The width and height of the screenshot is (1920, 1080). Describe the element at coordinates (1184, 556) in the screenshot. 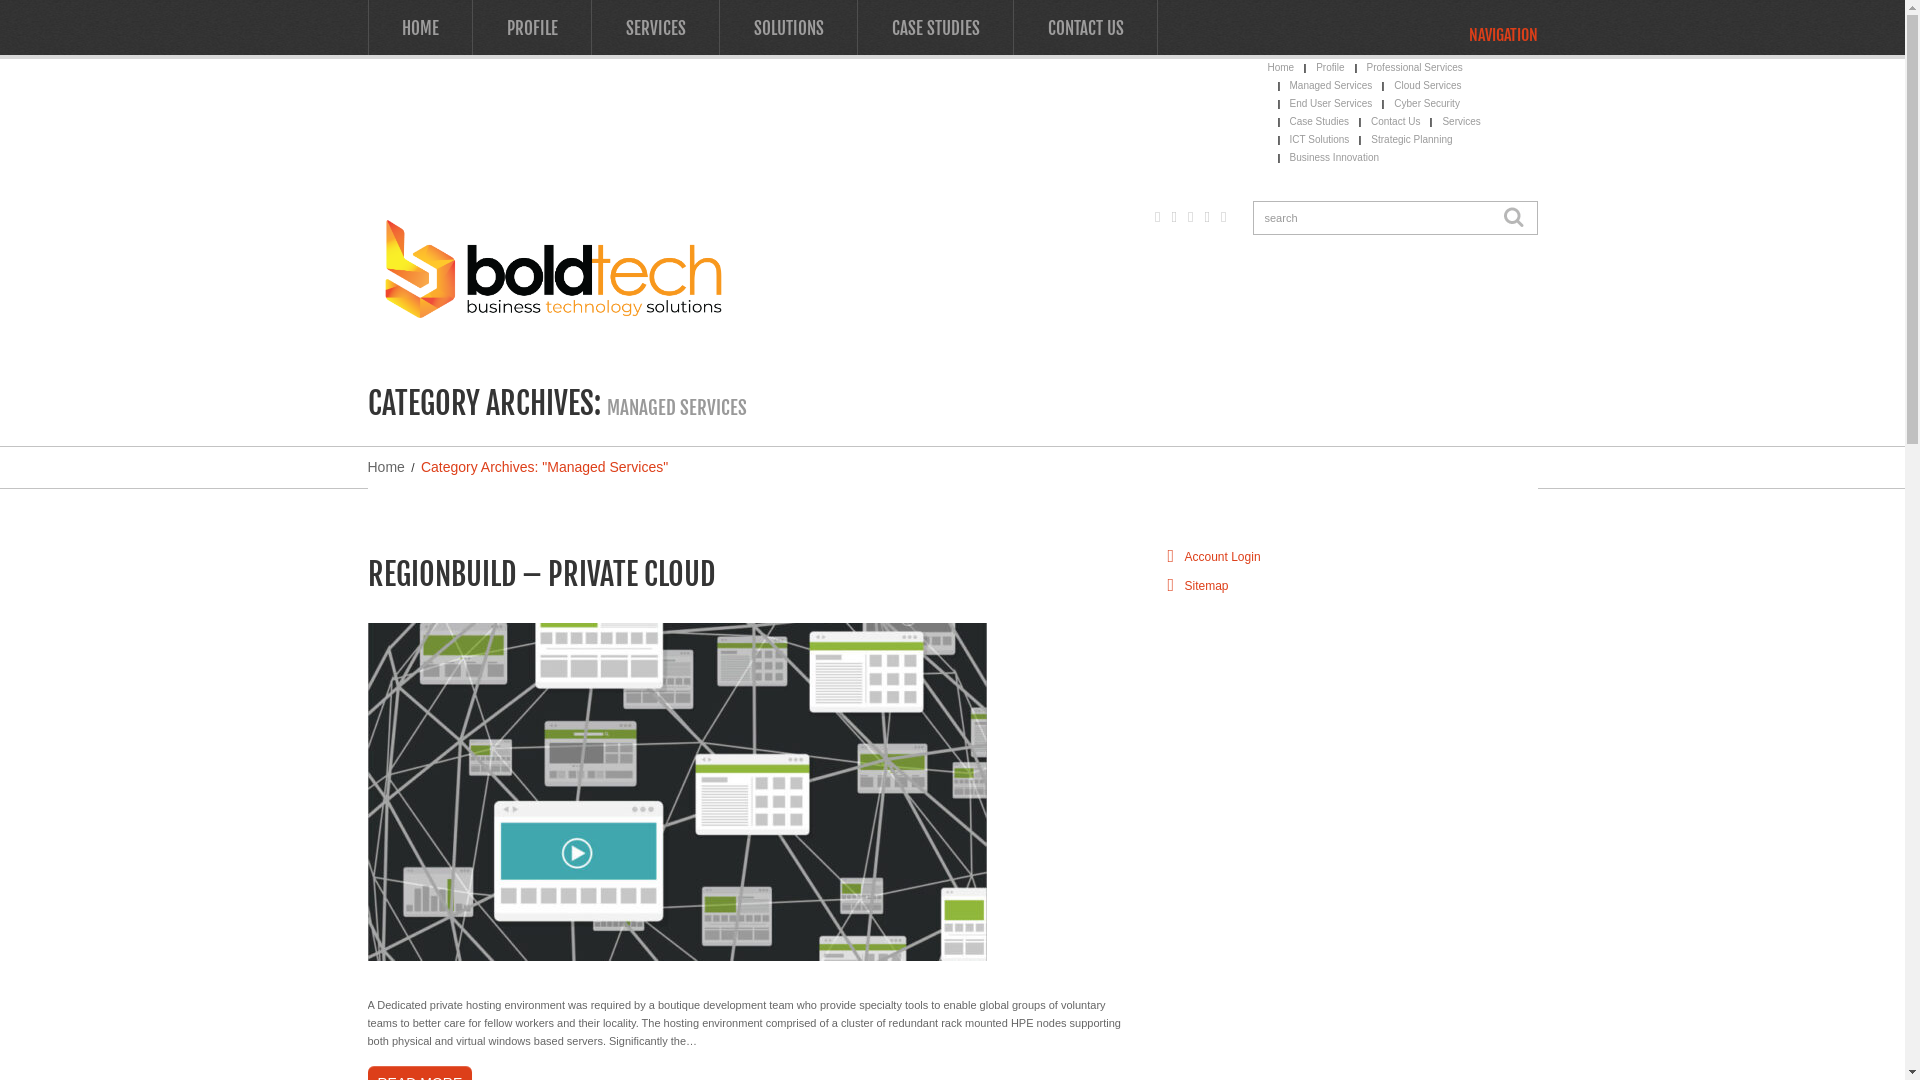

I see `'Account Login'` at that location.